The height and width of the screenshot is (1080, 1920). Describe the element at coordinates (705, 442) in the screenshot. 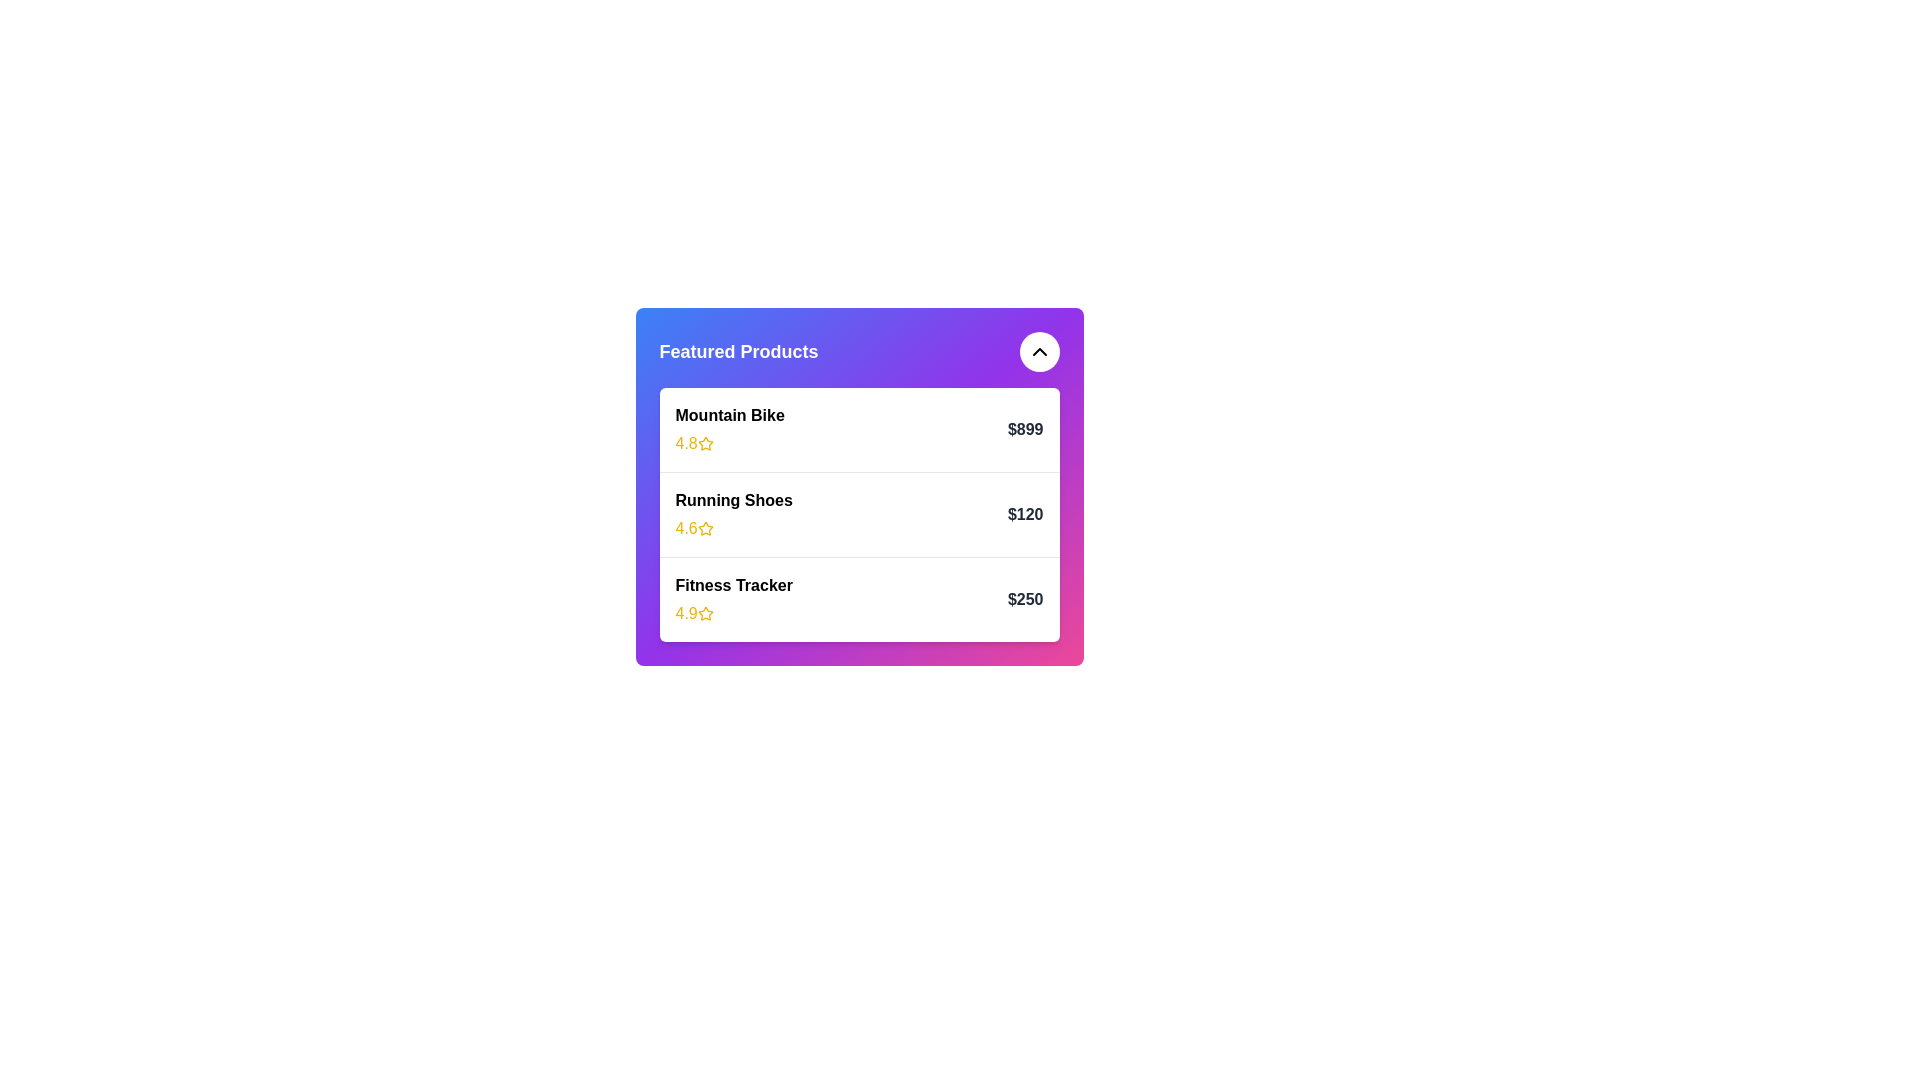

I see `the star icon representing the rating for the 'Mountain Bike' product, located to the right of the text '4.8' in the first row of the list` at that location.